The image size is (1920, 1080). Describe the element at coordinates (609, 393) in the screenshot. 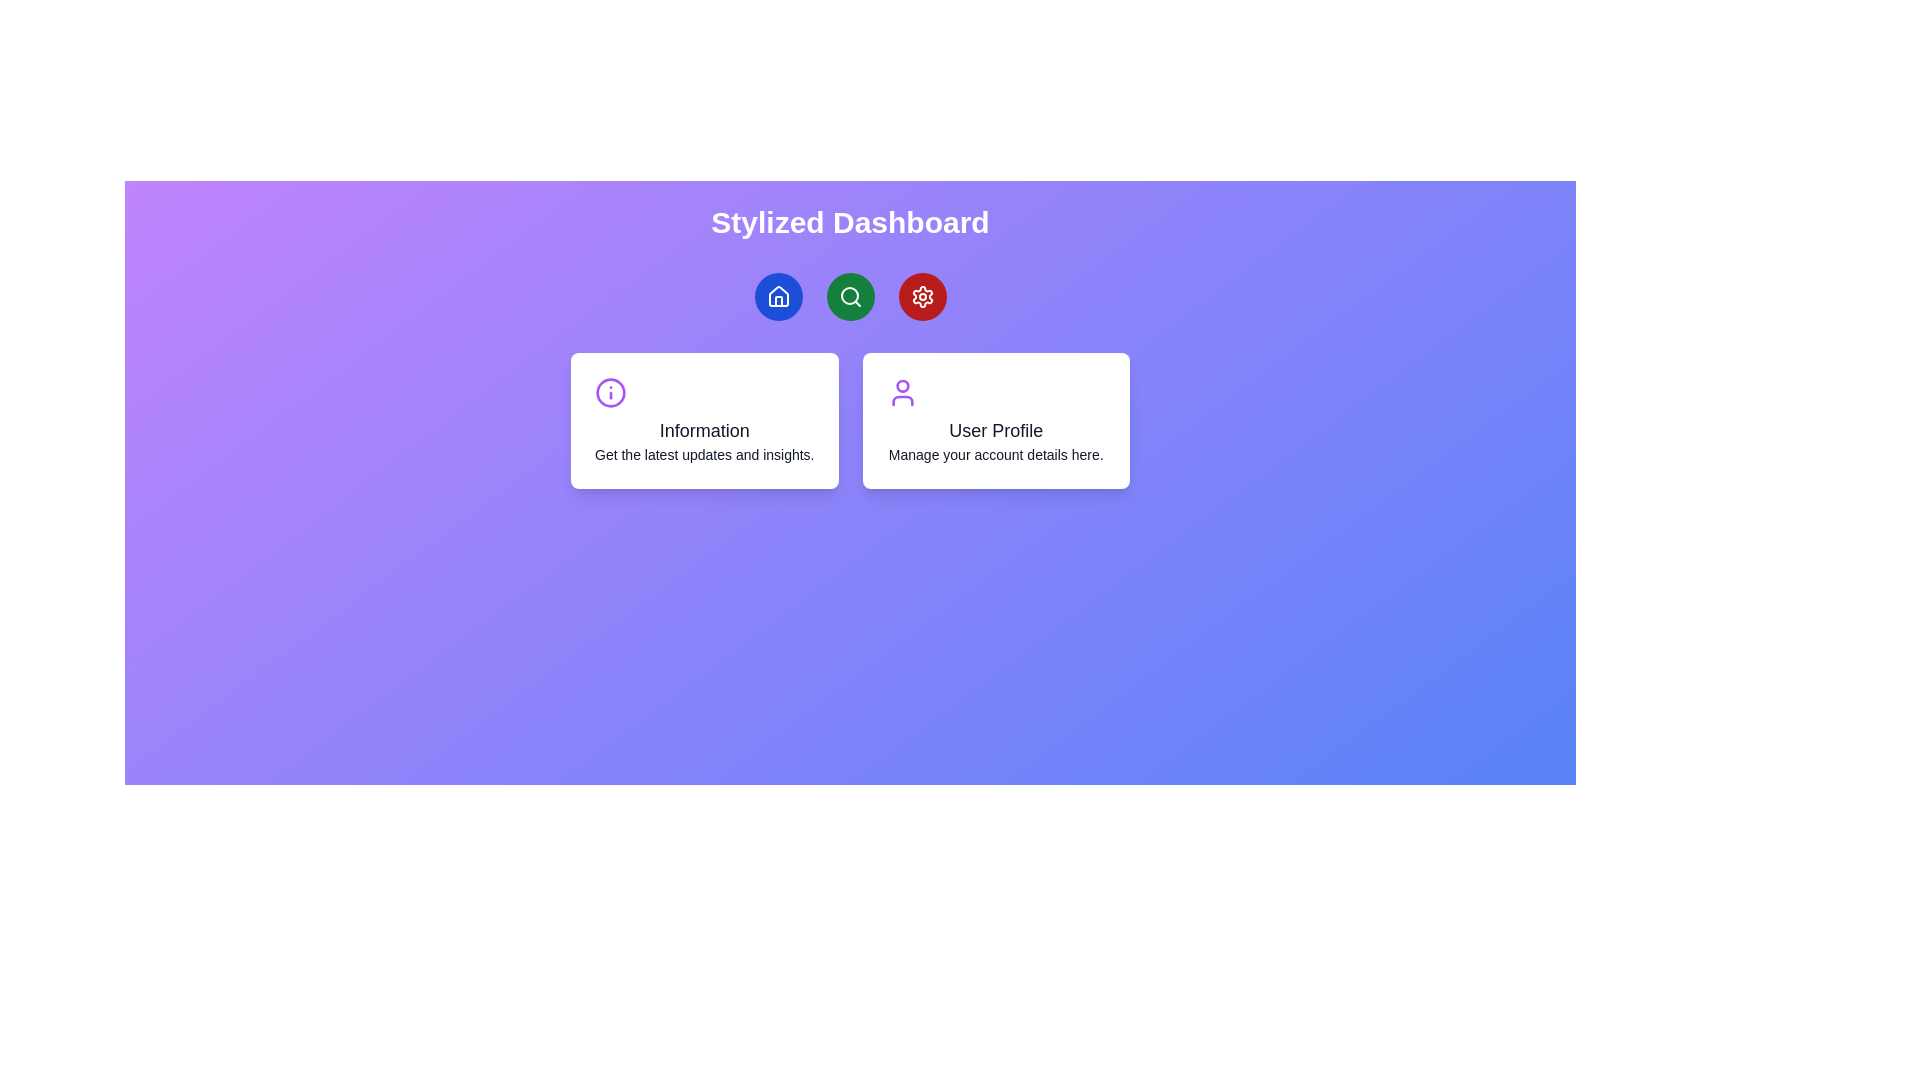

I see `the SVG Circle Element that enhances the information icon within the 'Information' card below the navigation bar` at that location.